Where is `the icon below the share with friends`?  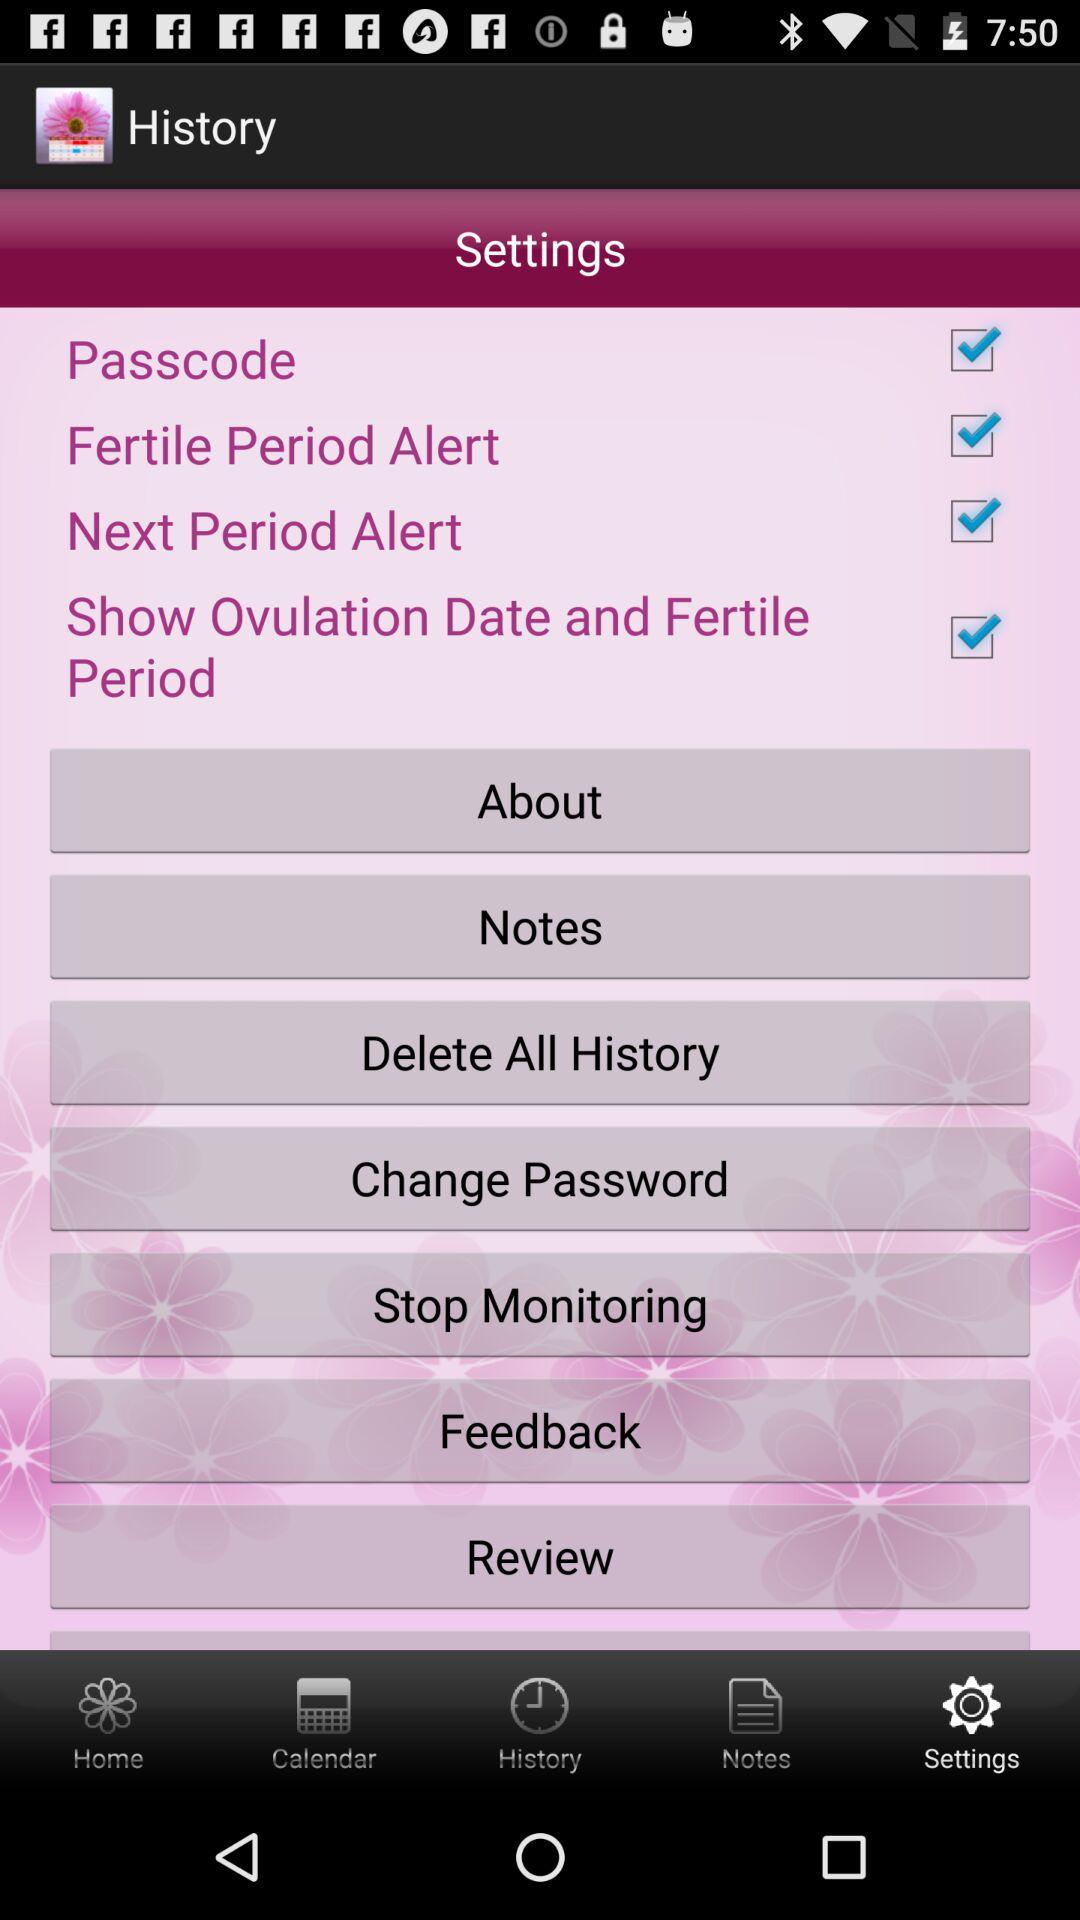 the icon below the share with friends is located at coordinates (323, 1721).